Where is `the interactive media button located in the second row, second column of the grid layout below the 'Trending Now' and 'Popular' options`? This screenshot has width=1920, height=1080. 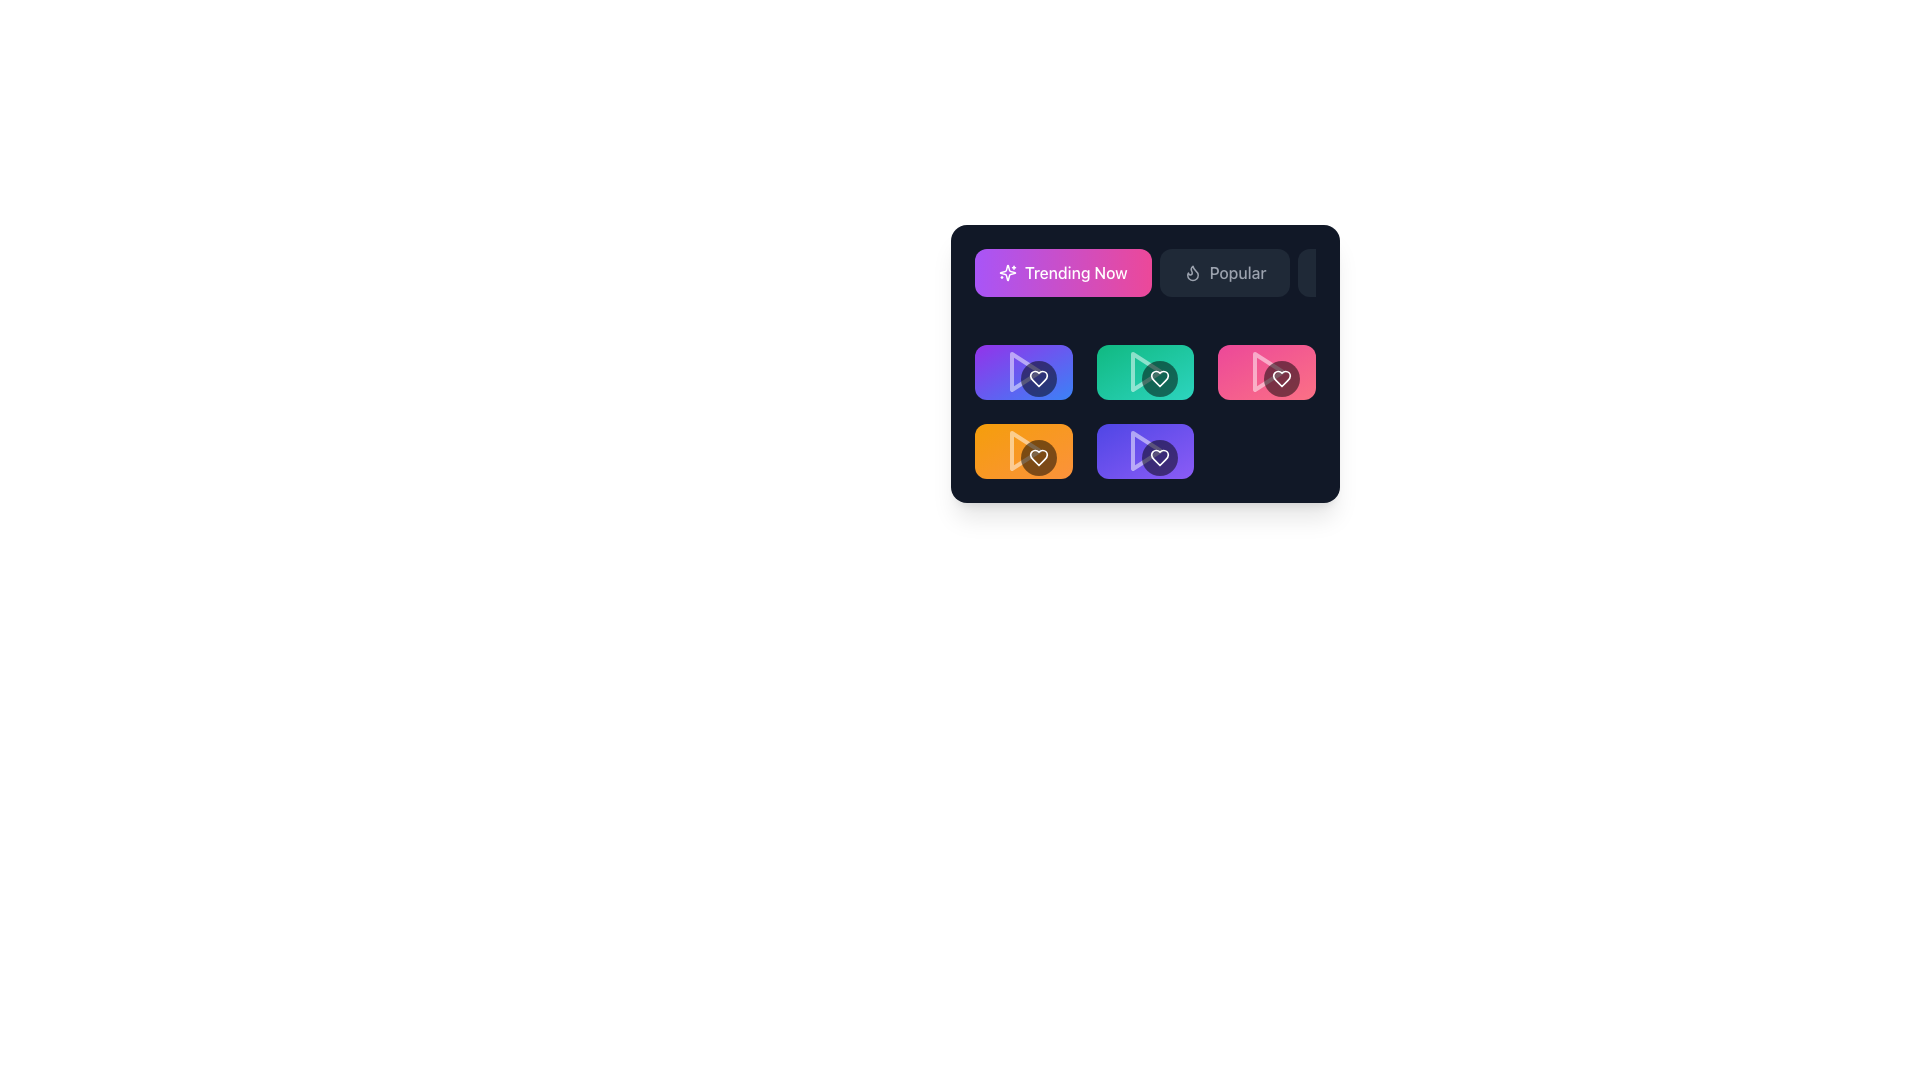
the interactive media button located in the second row, second column of the grid layout below the 'Trending Now' and 'Popular' options is located at coordinates (1145, 363).